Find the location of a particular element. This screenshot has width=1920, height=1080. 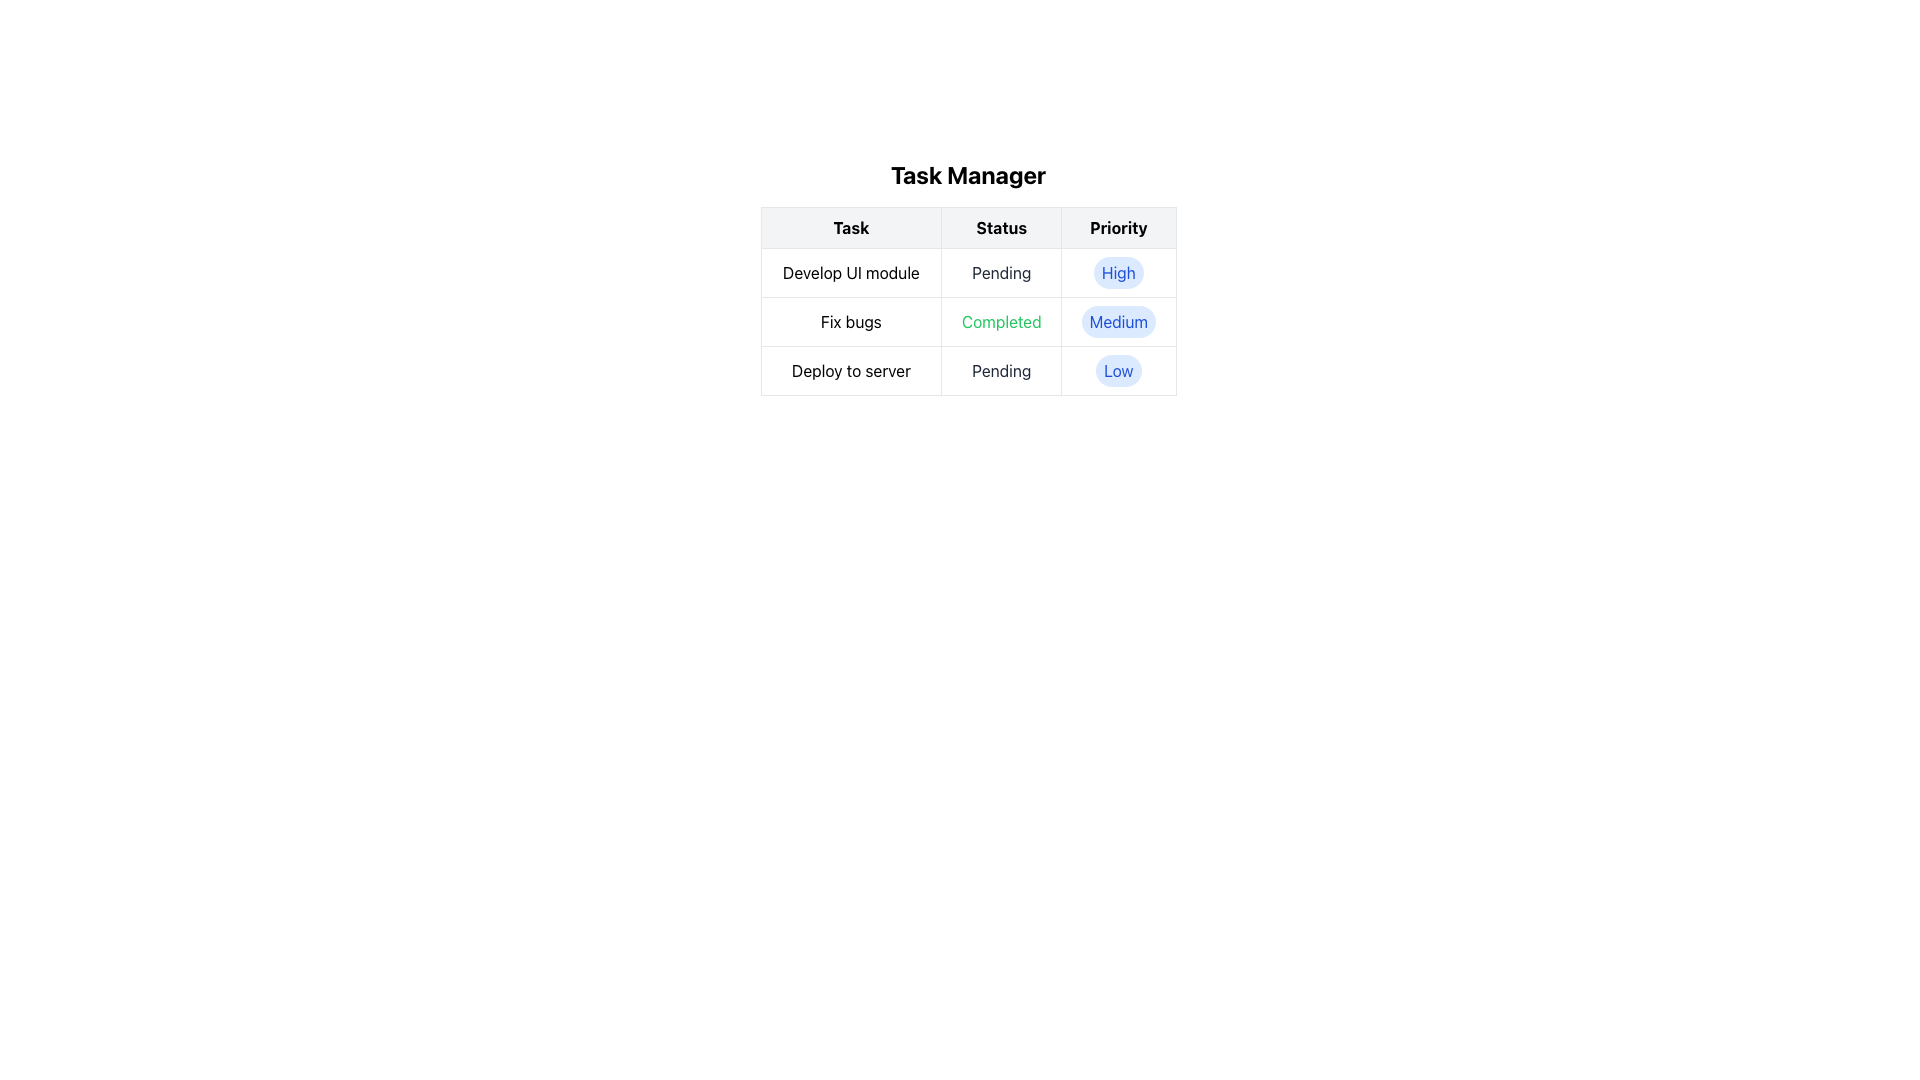

the Text Label indicating the task 'Fix bugs' located in the second row of the task management table is located at coordinates (851, 320).